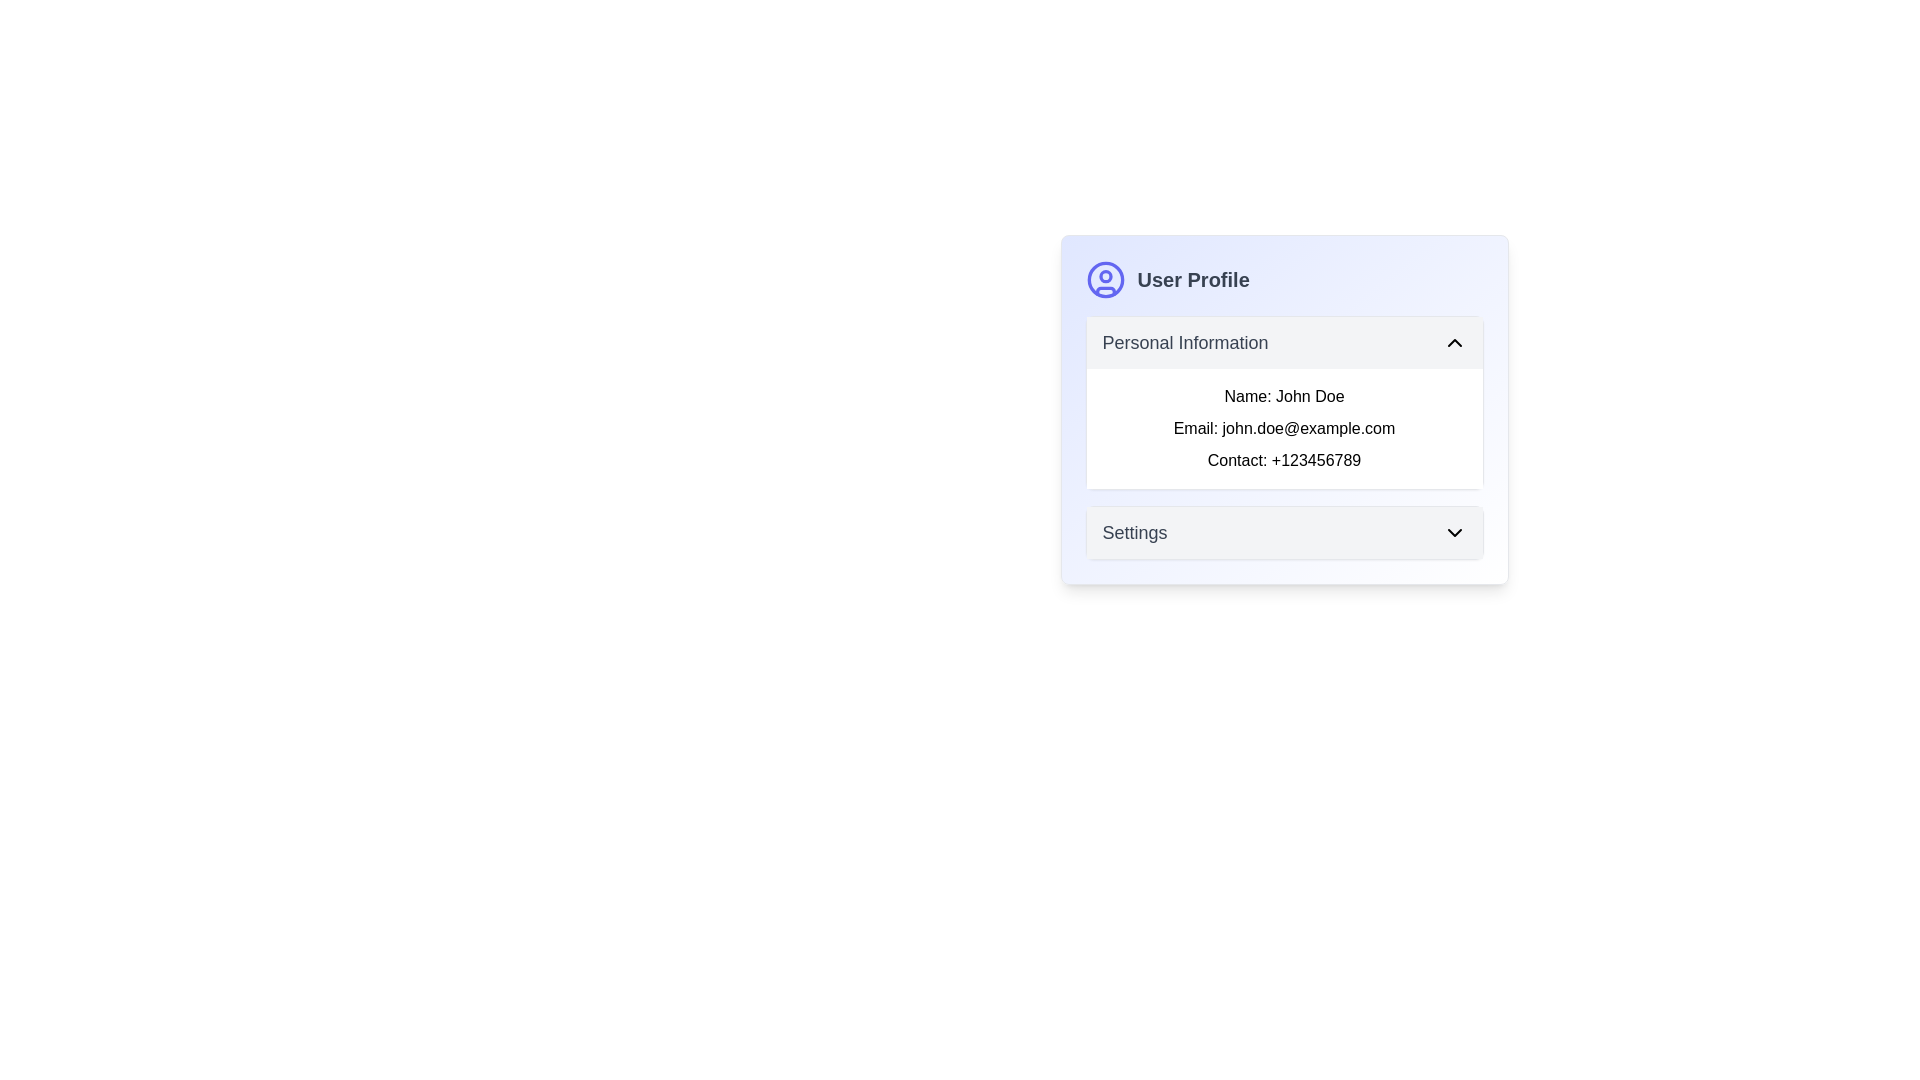  What do you see at coordinates (1284, 397) in the screenshot?
I see `text label displaying 'Name: John Doe' located in the 'Personal Information' section of the 'User Profile' panel` at bounding box center [1284, 397].